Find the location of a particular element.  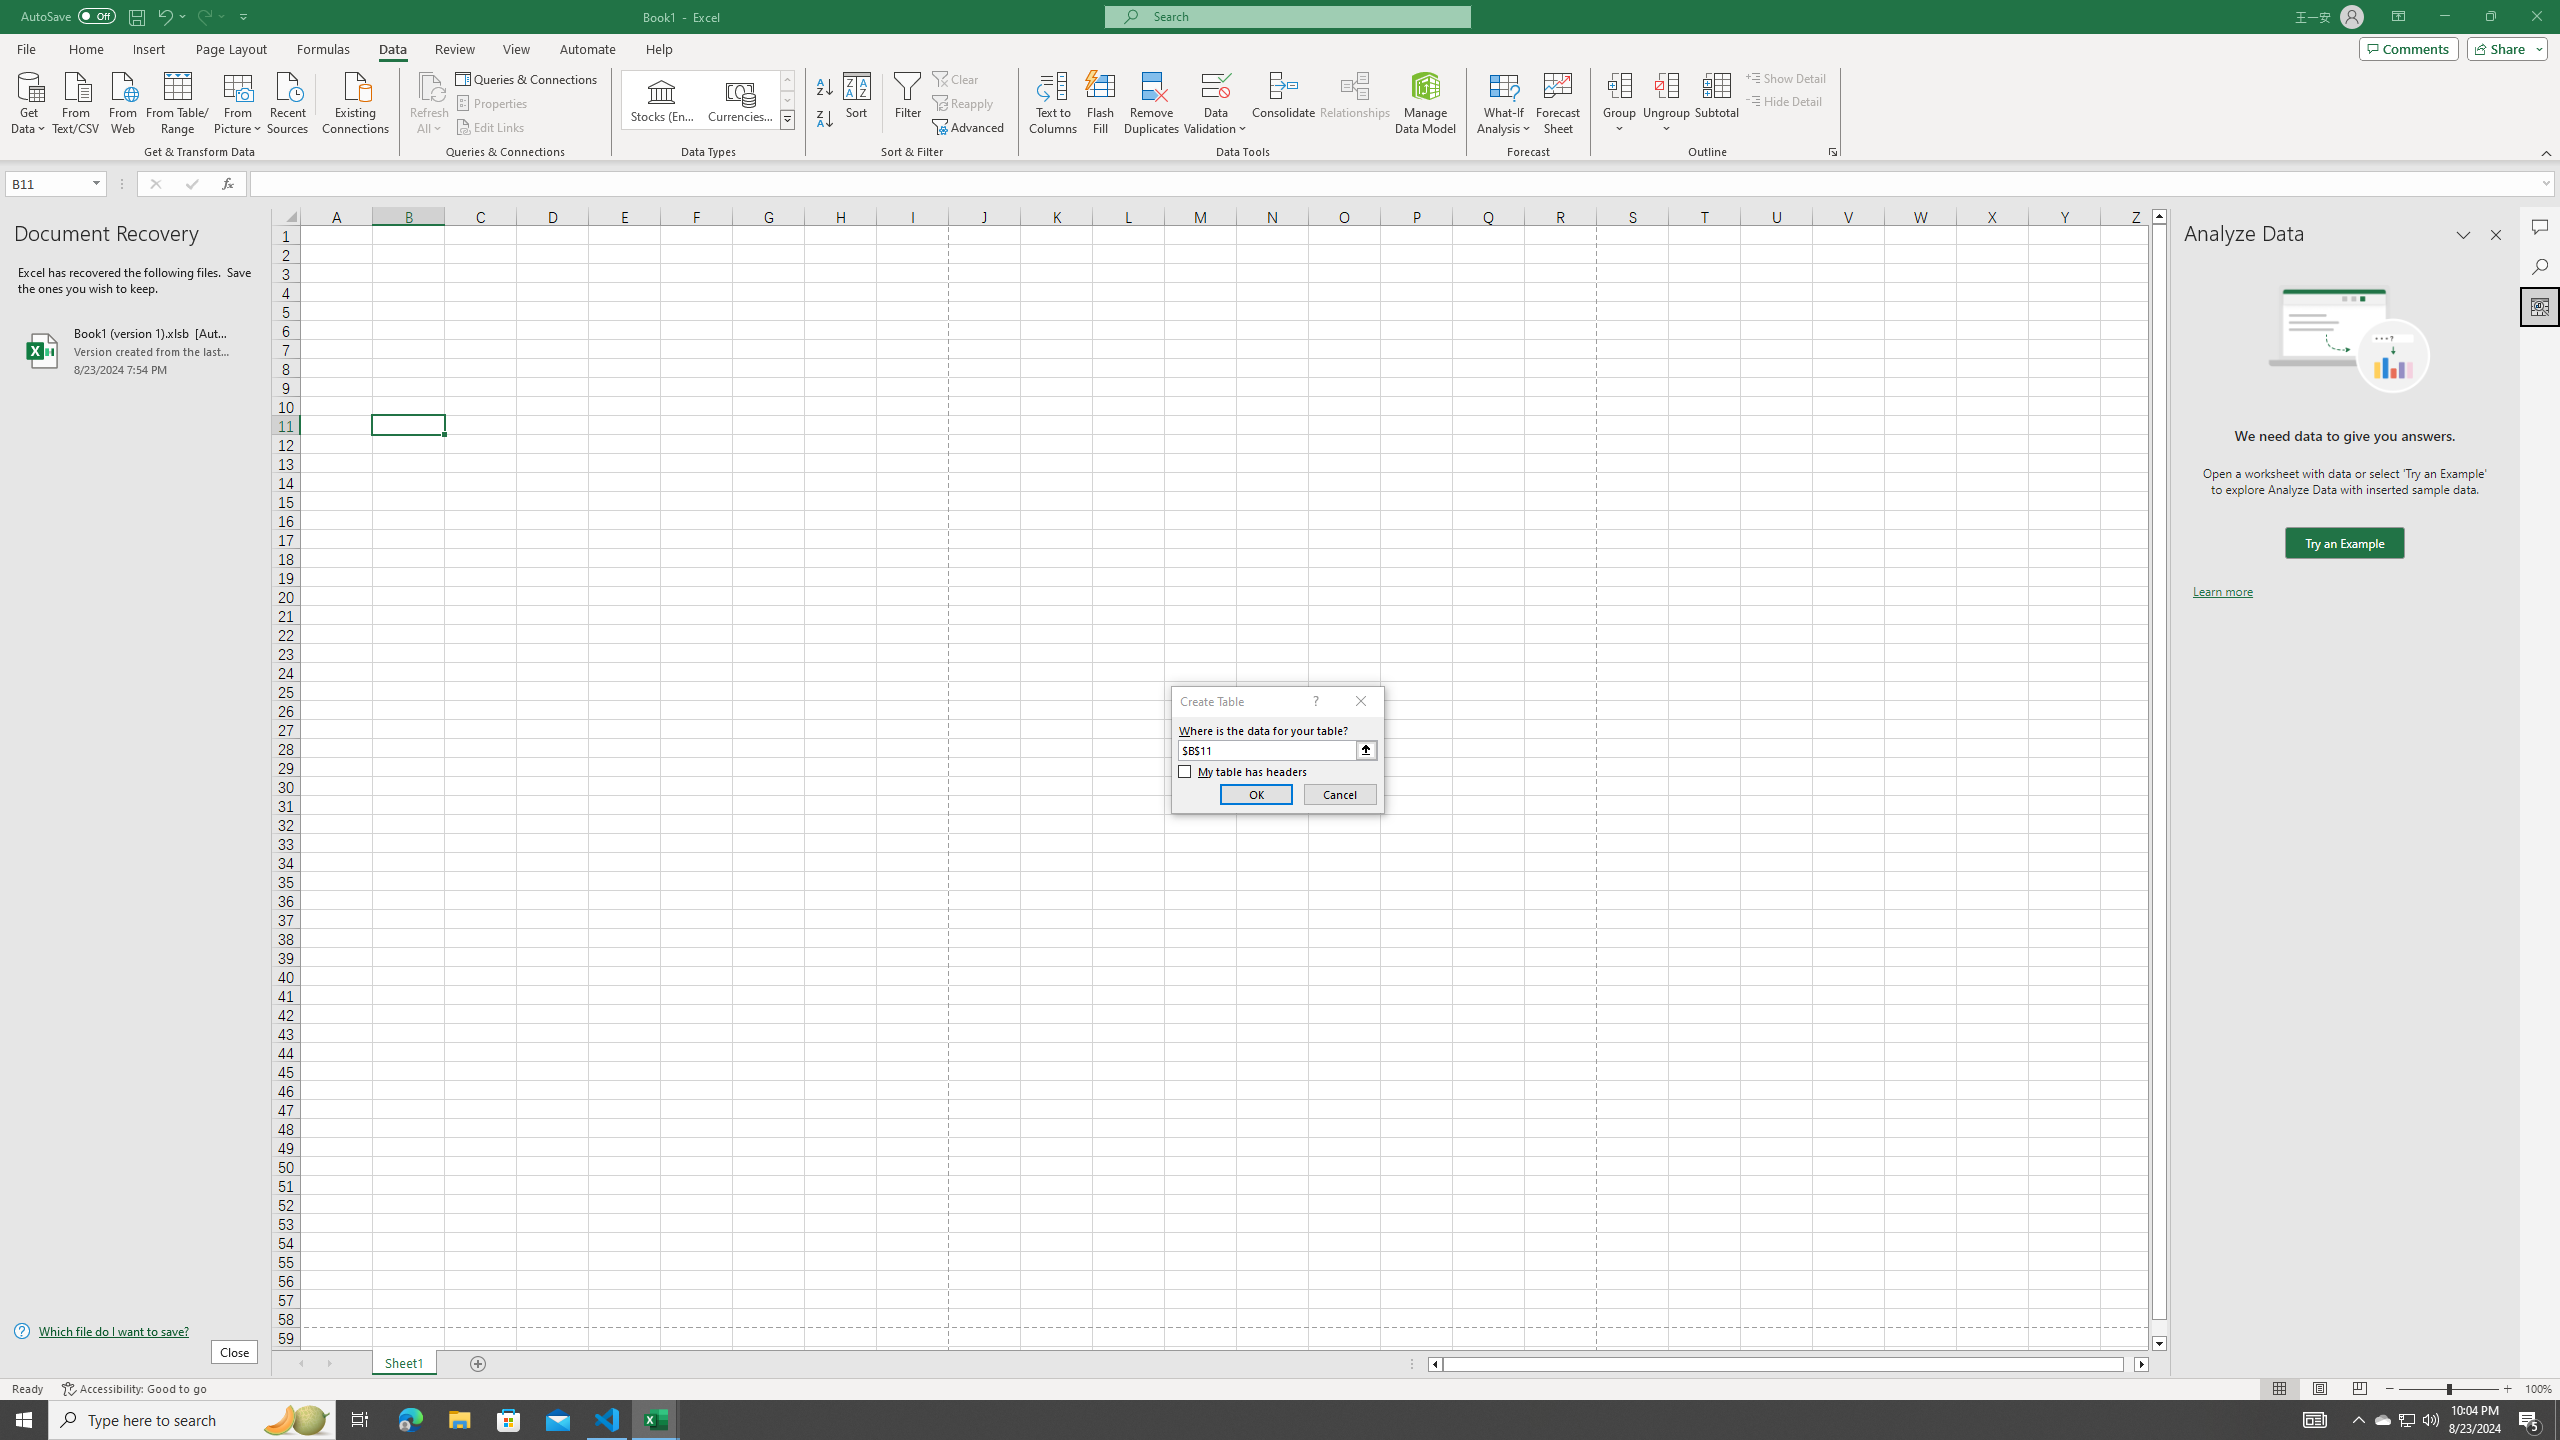

'Properties' is located at coordinates (493, 103).